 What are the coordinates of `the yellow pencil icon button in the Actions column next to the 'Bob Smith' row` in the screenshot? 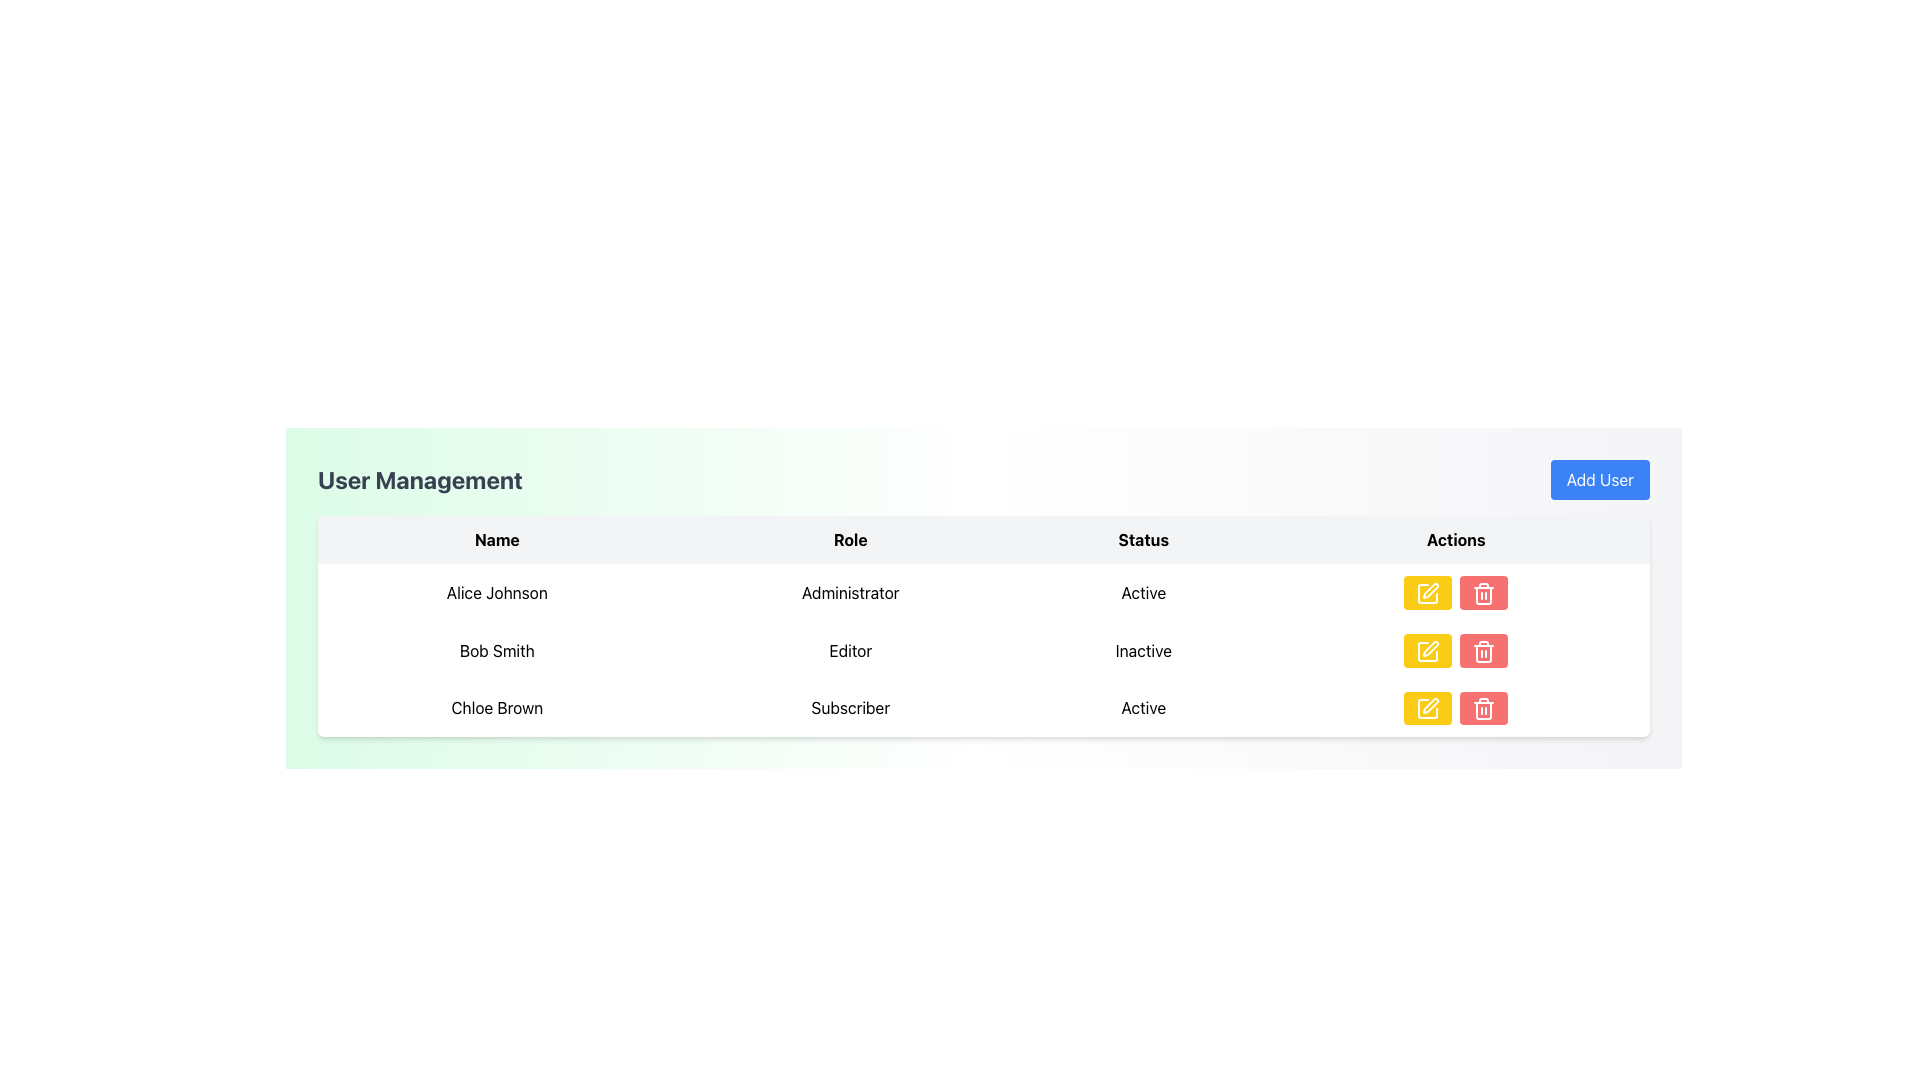 It's located at (1427, 592).